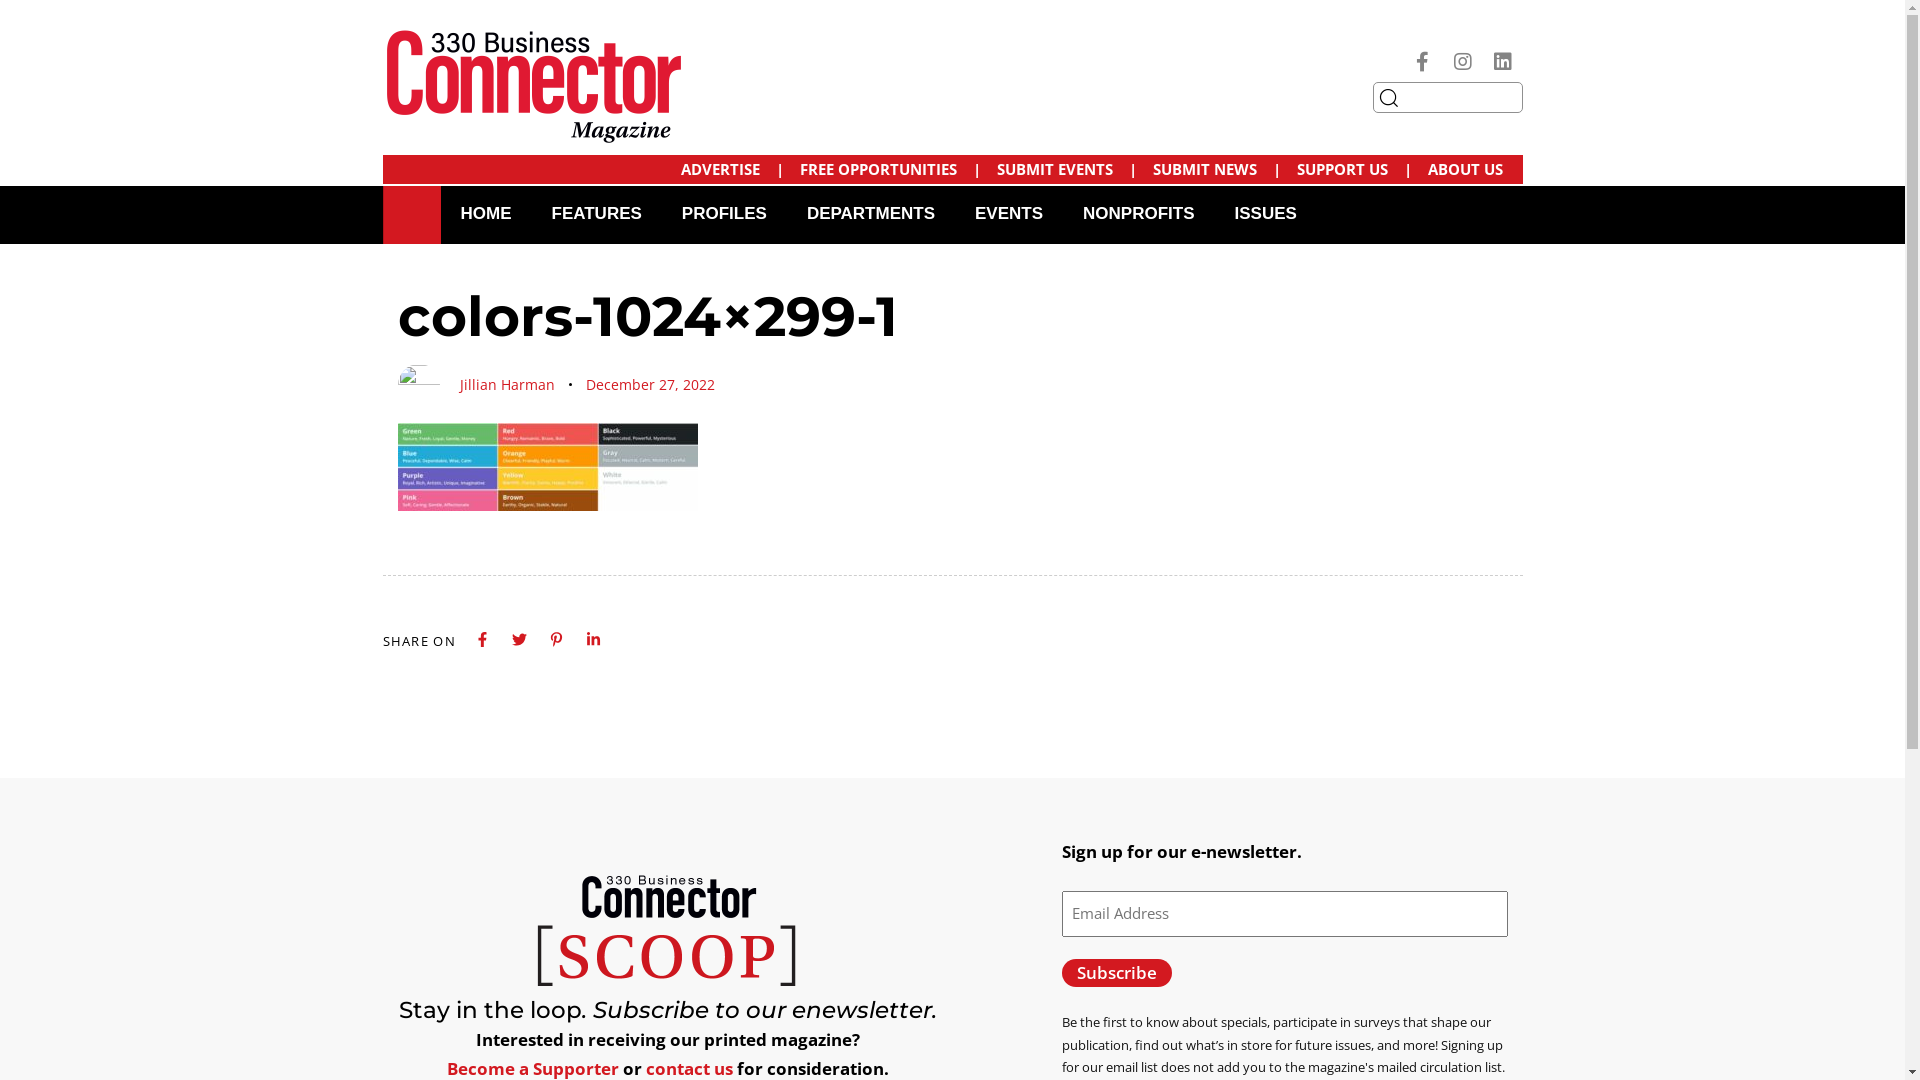  Describe the element at coordinates (1064, 168) in the screenshot. I see `'SUBMIT EVENTS    |'` at that location.